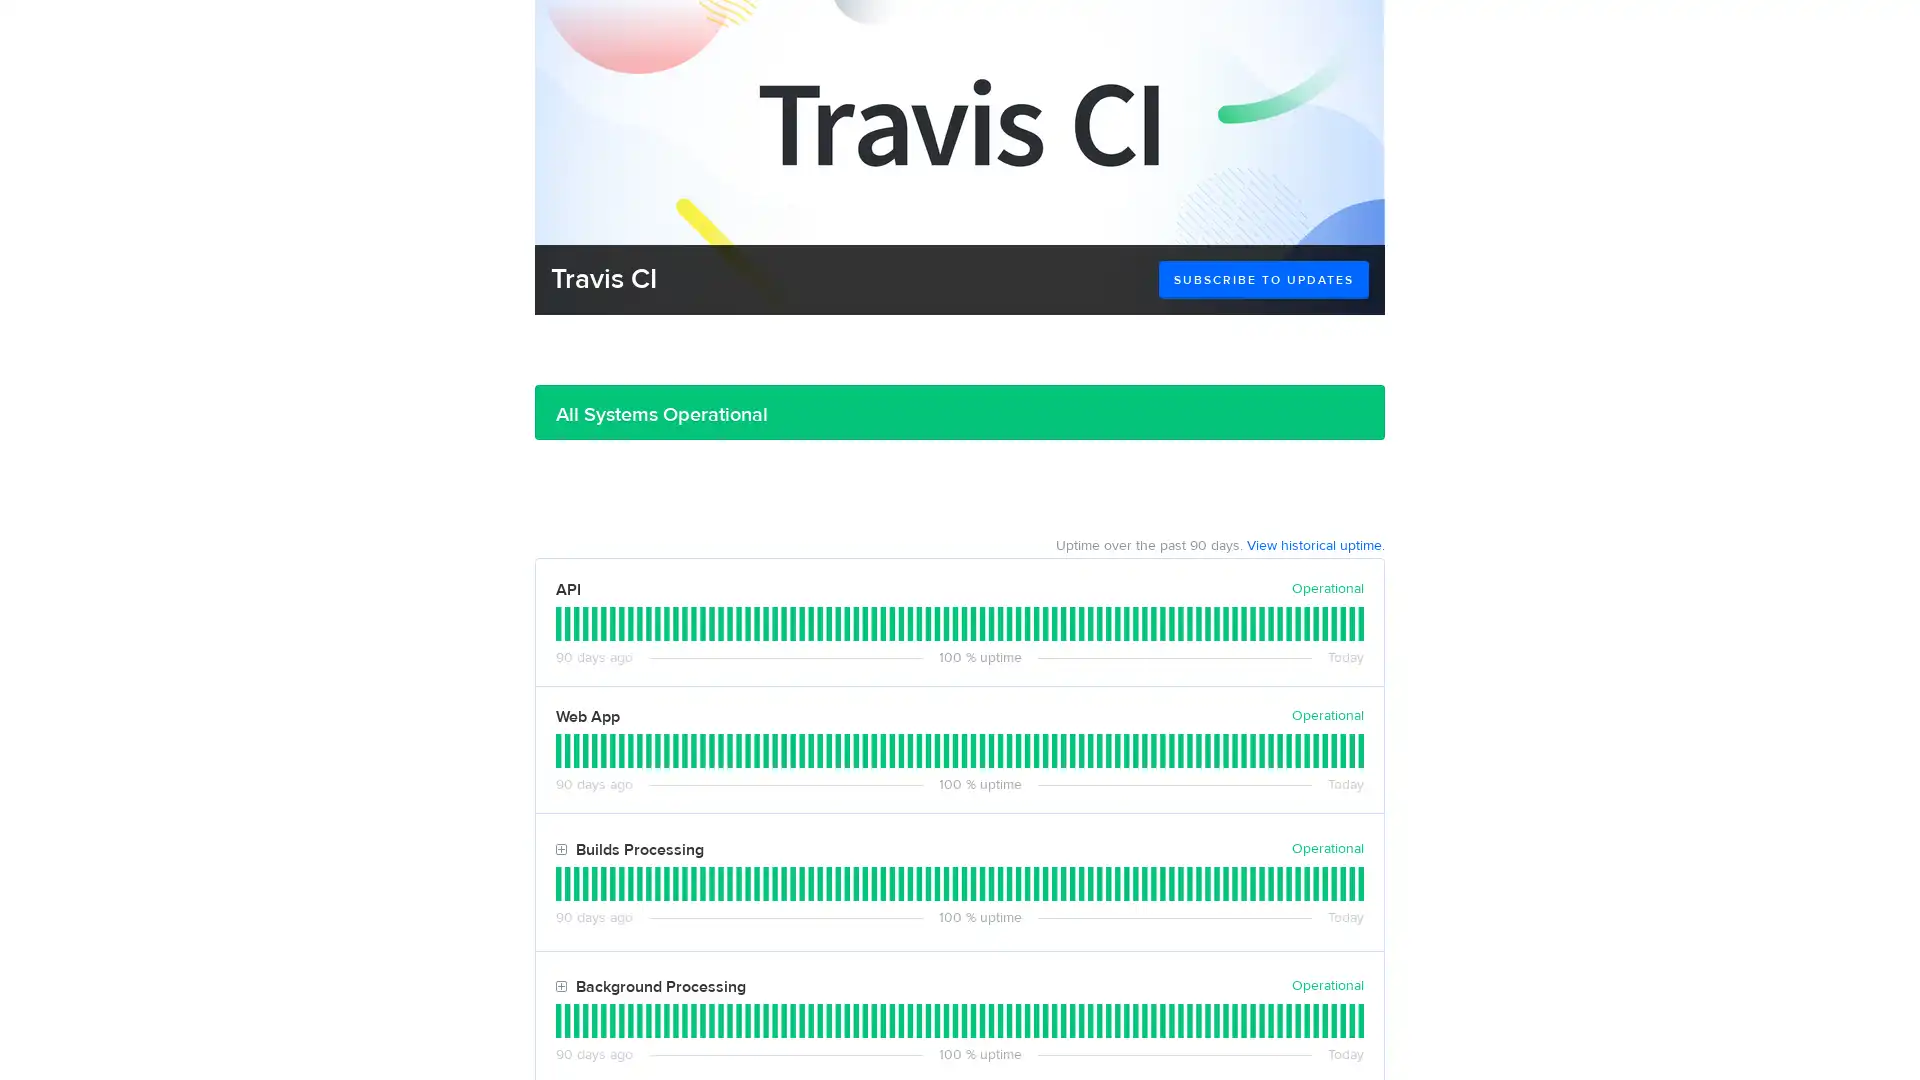 The width and height of the screenshot is (1920, 1080). I want to click on Toggle Background Processing, so click(560, 986).